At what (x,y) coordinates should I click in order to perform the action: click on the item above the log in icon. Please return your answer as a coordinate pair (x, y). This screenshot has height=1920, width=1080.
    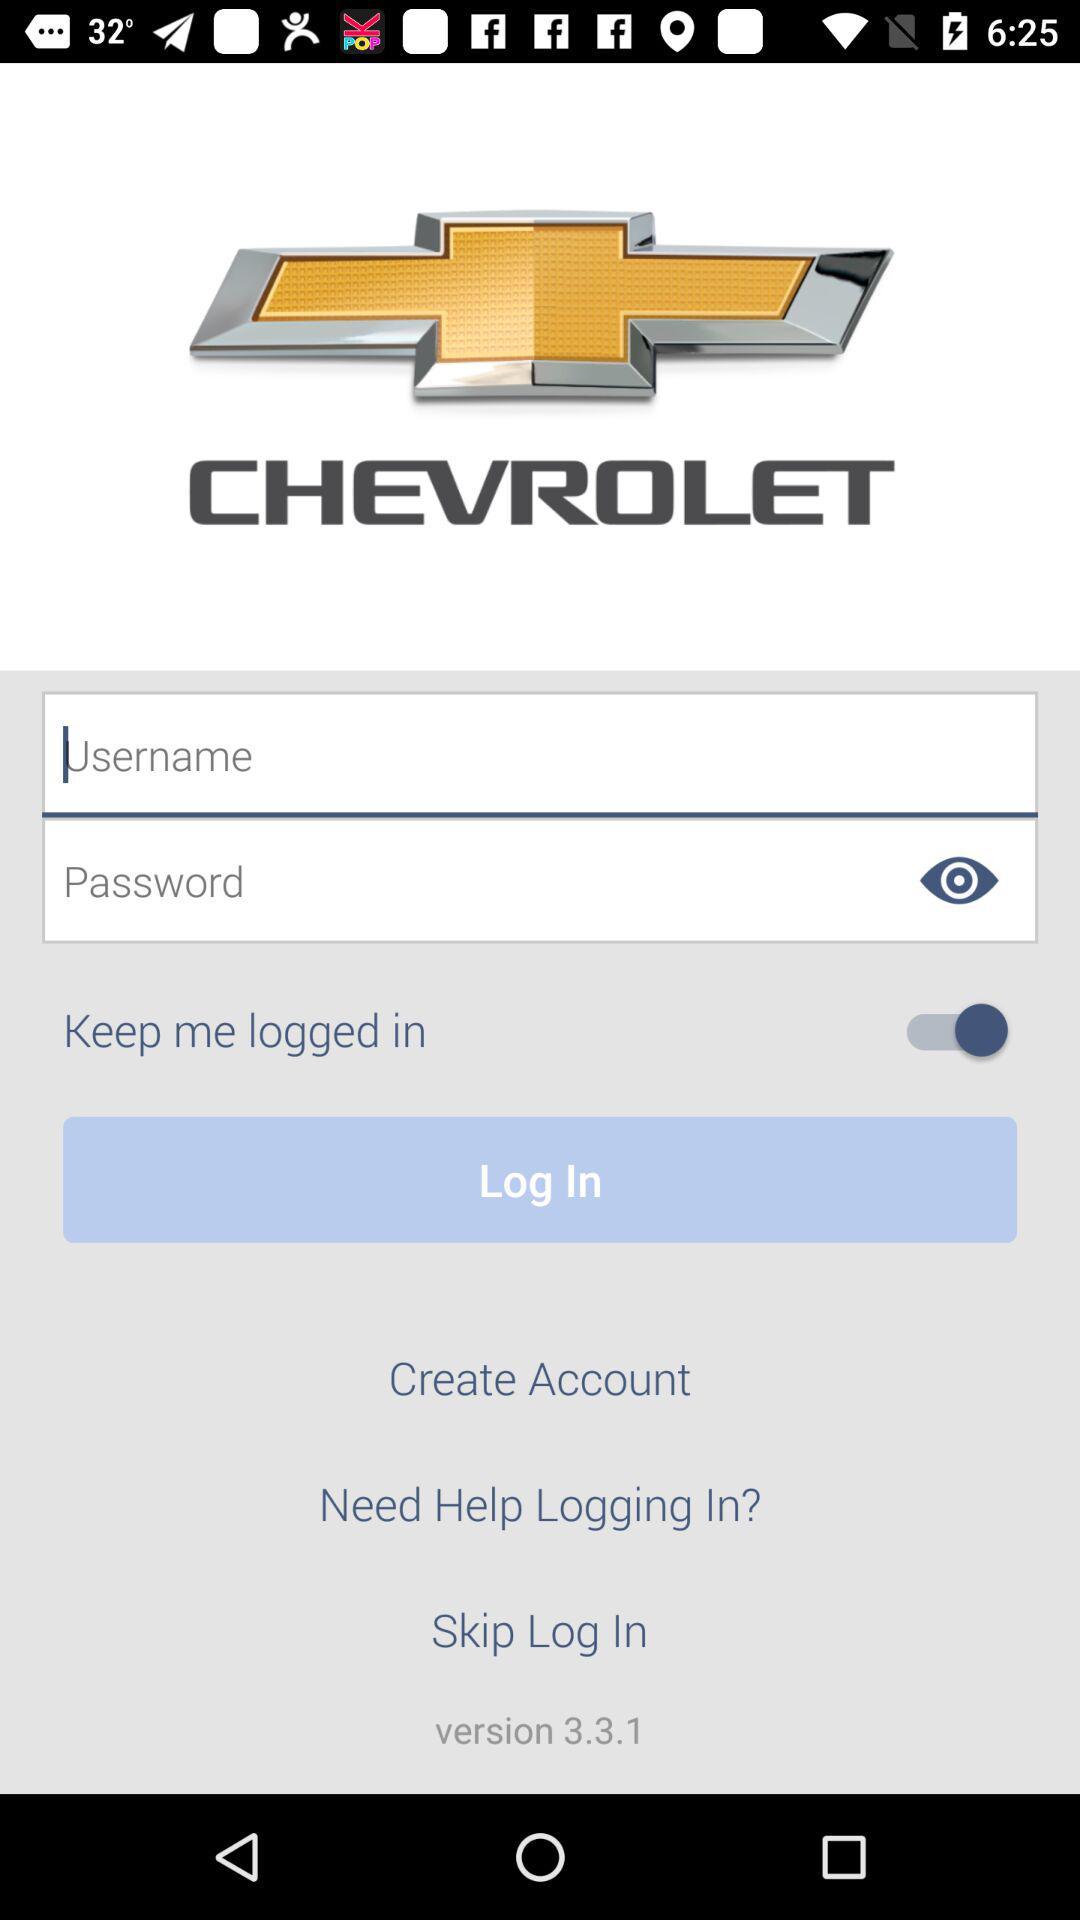
    Looking at the image, I should click on (964, 1030).